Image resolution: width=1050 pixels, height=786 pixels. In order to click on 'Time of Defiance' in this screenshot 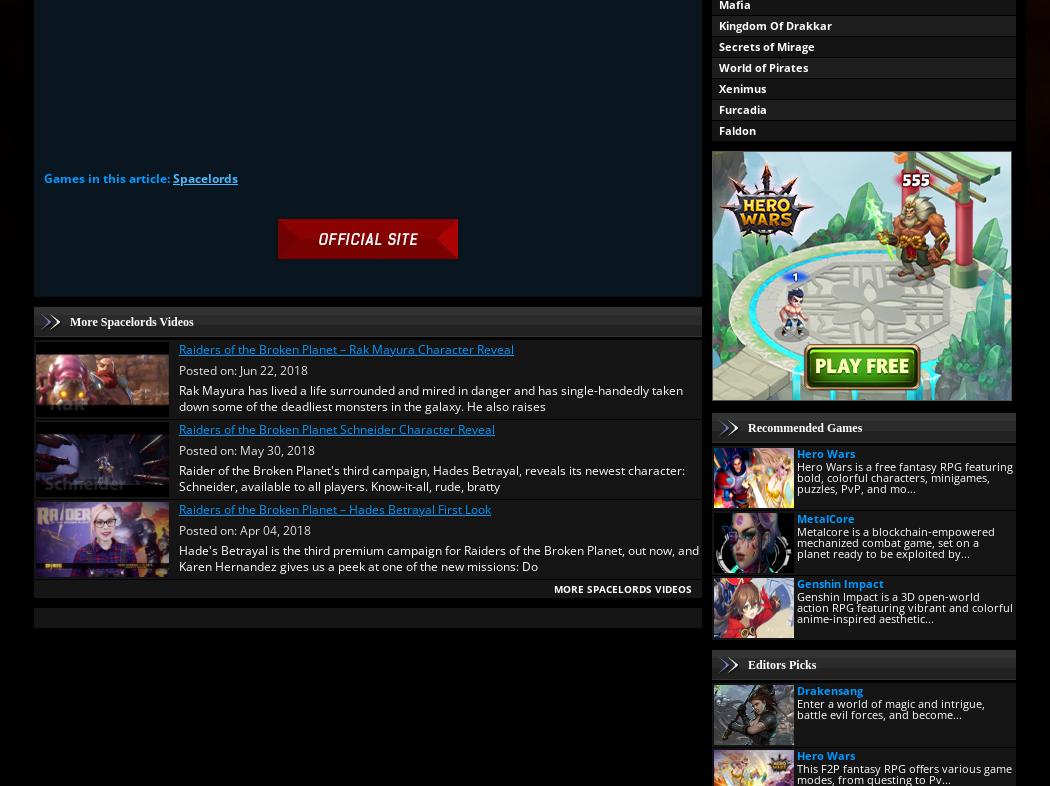, I will do `click(765, 277)`.